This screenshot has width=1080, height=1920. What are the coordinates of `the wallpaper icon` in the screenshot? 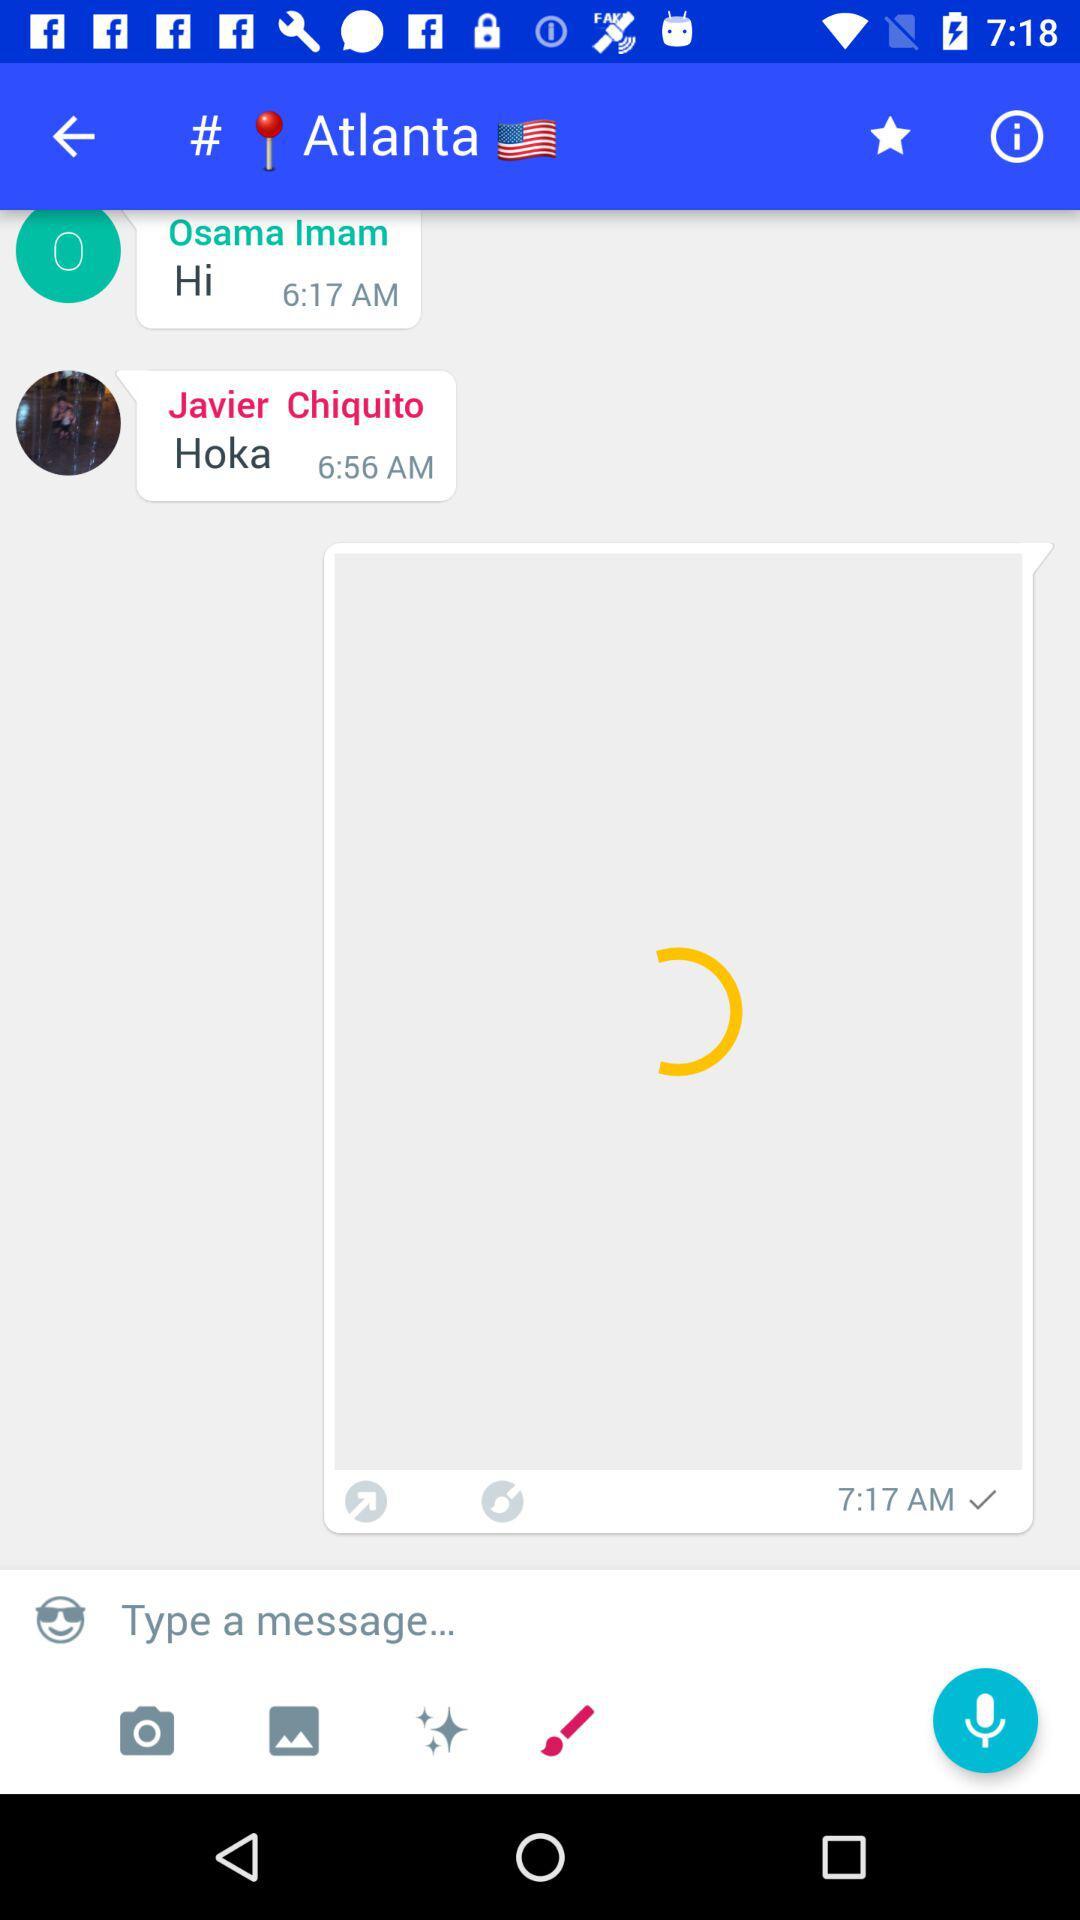 It's located at (293, 1730).